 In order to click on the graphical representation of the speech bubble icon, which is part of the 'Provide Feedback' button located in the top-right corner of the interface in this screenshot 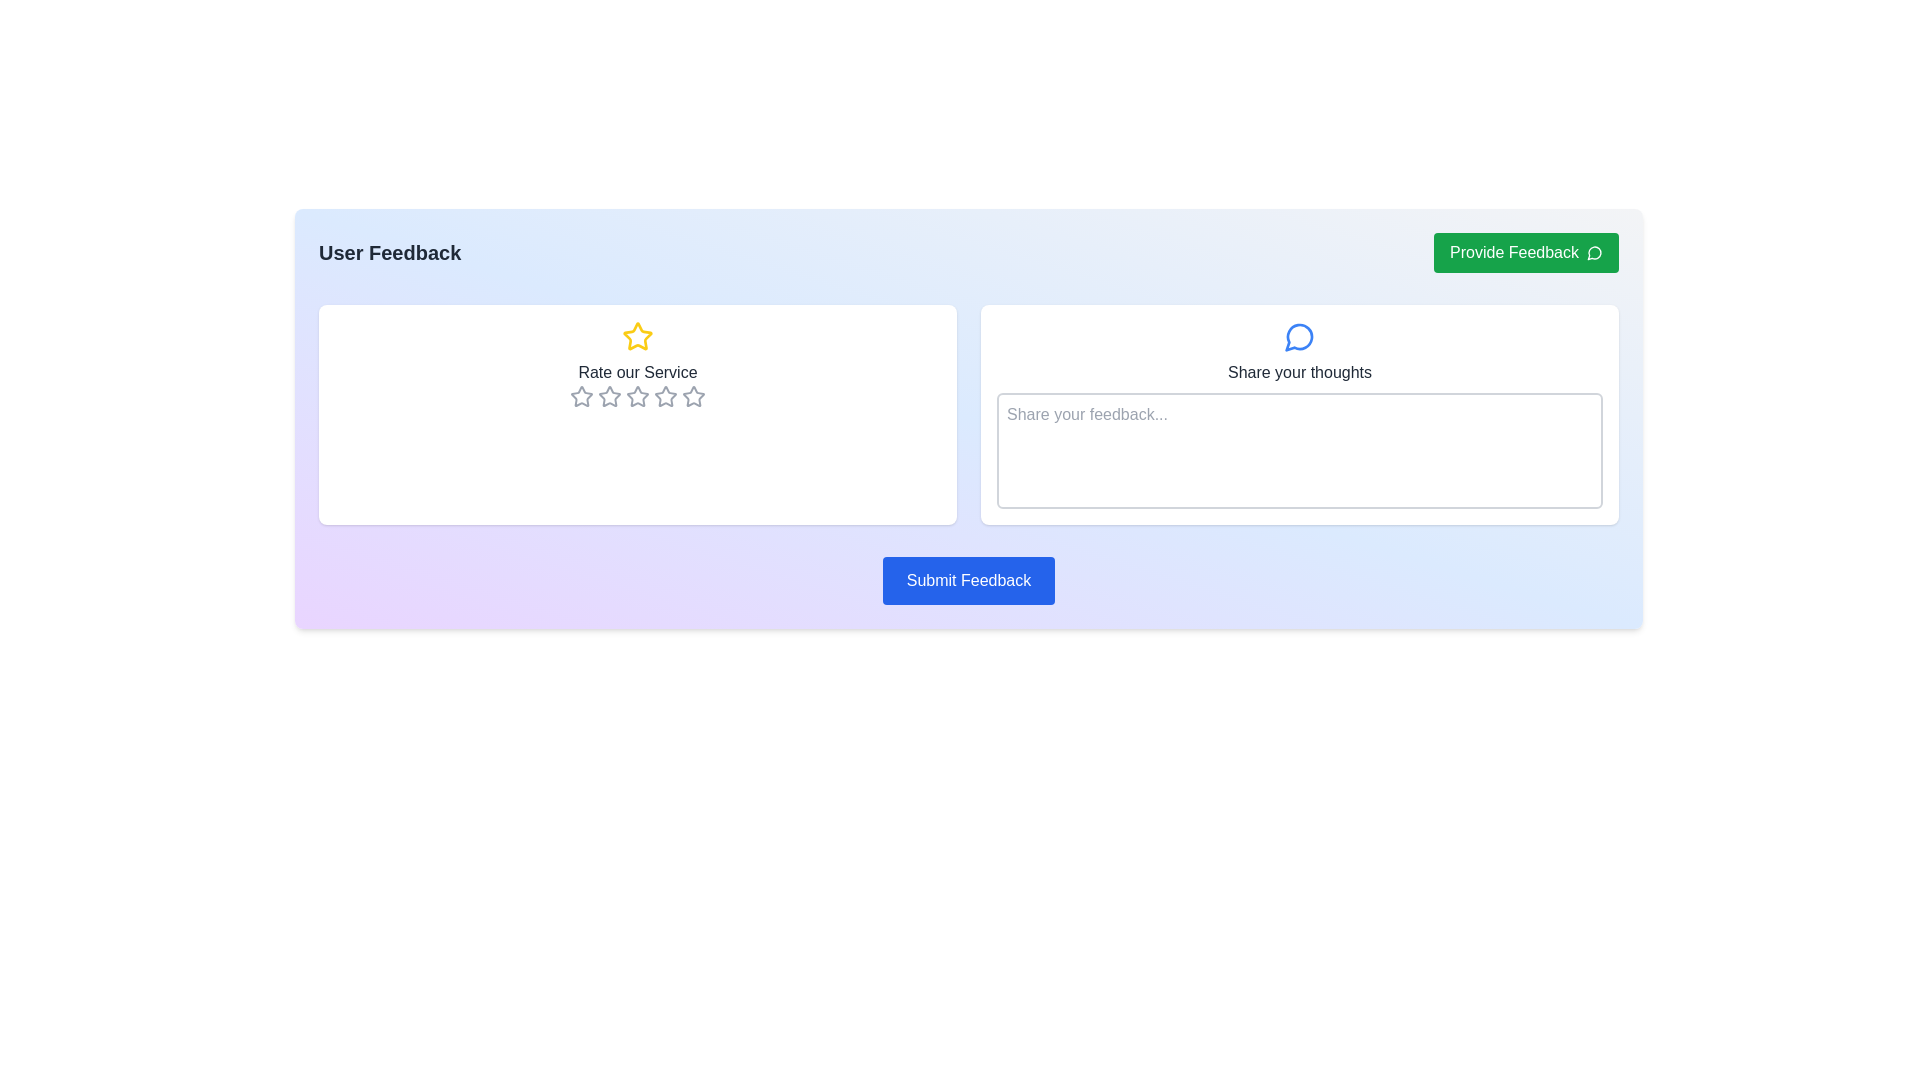, I will do `click(1593, 252)`.